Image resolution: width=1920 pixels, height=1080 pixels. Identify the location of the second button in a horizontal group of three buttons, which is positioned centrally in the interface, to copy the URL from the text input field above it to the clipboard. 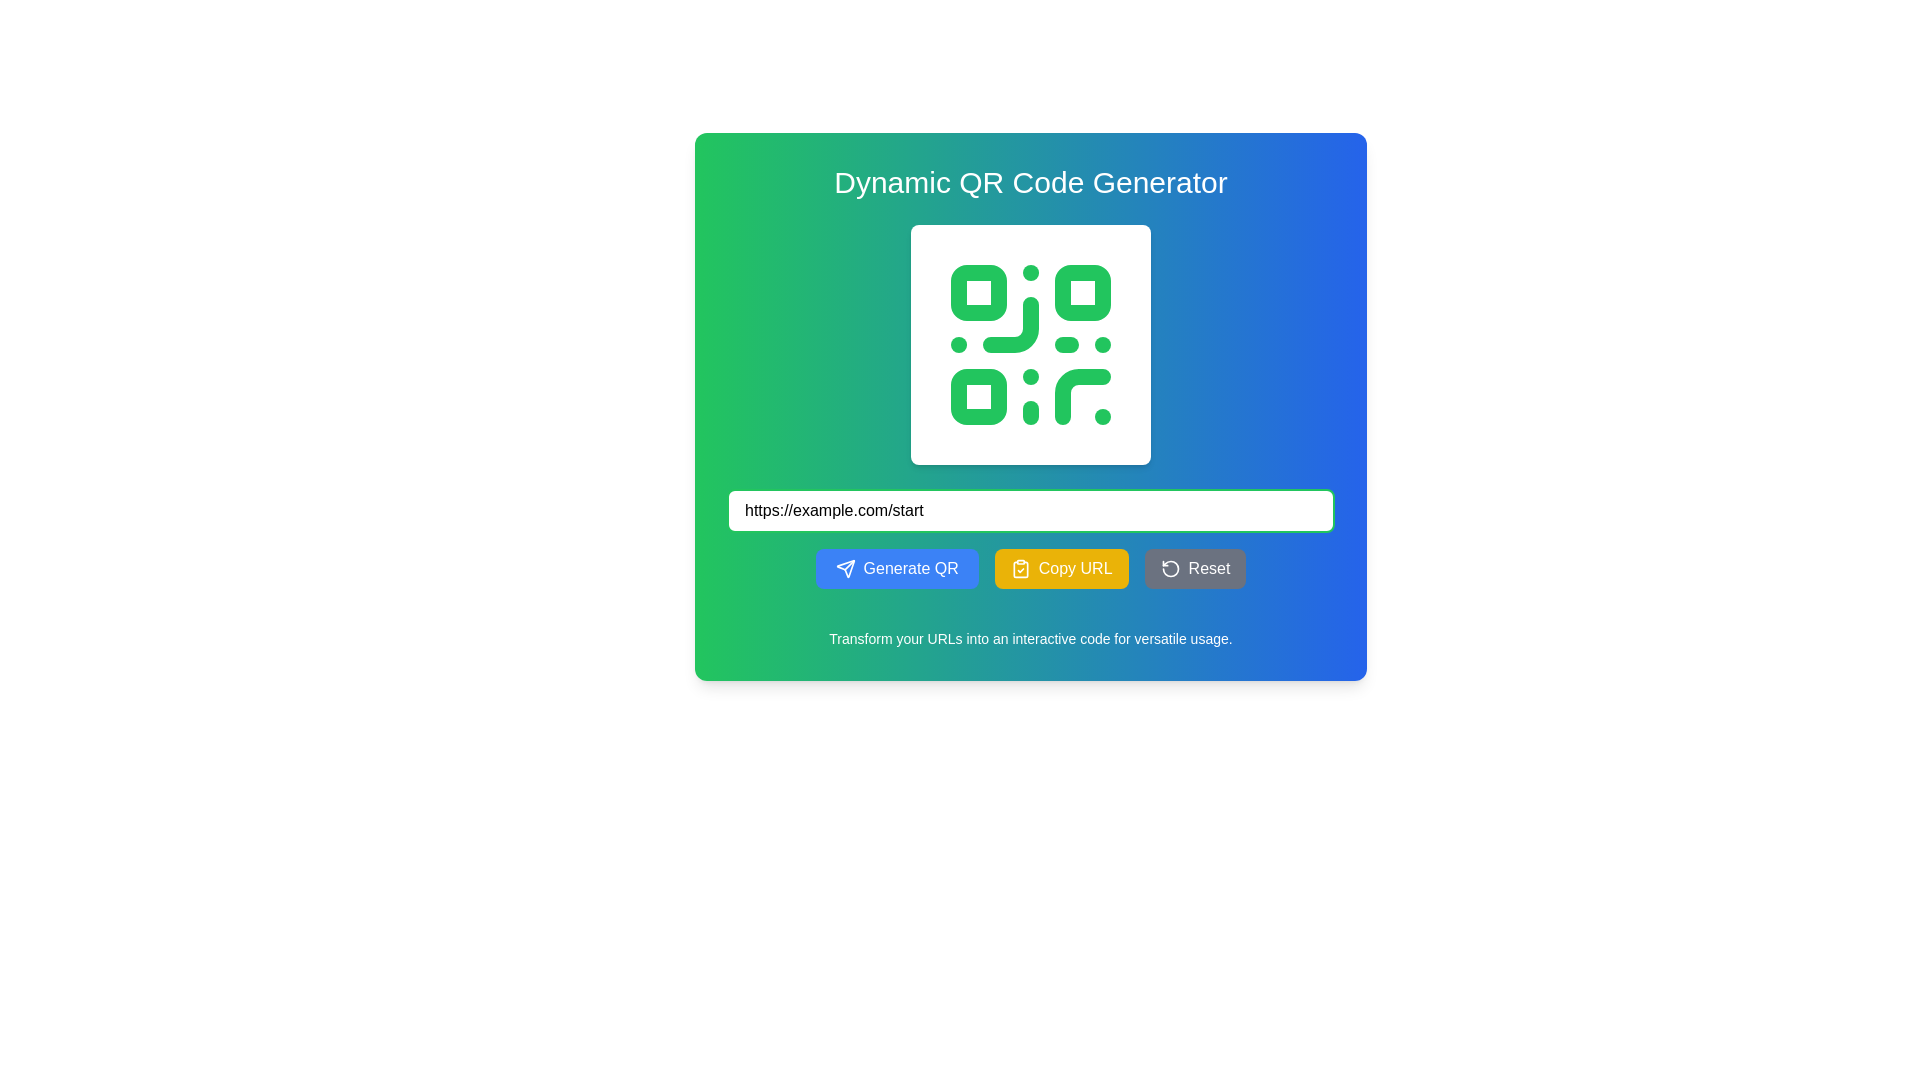
(1060, 569).